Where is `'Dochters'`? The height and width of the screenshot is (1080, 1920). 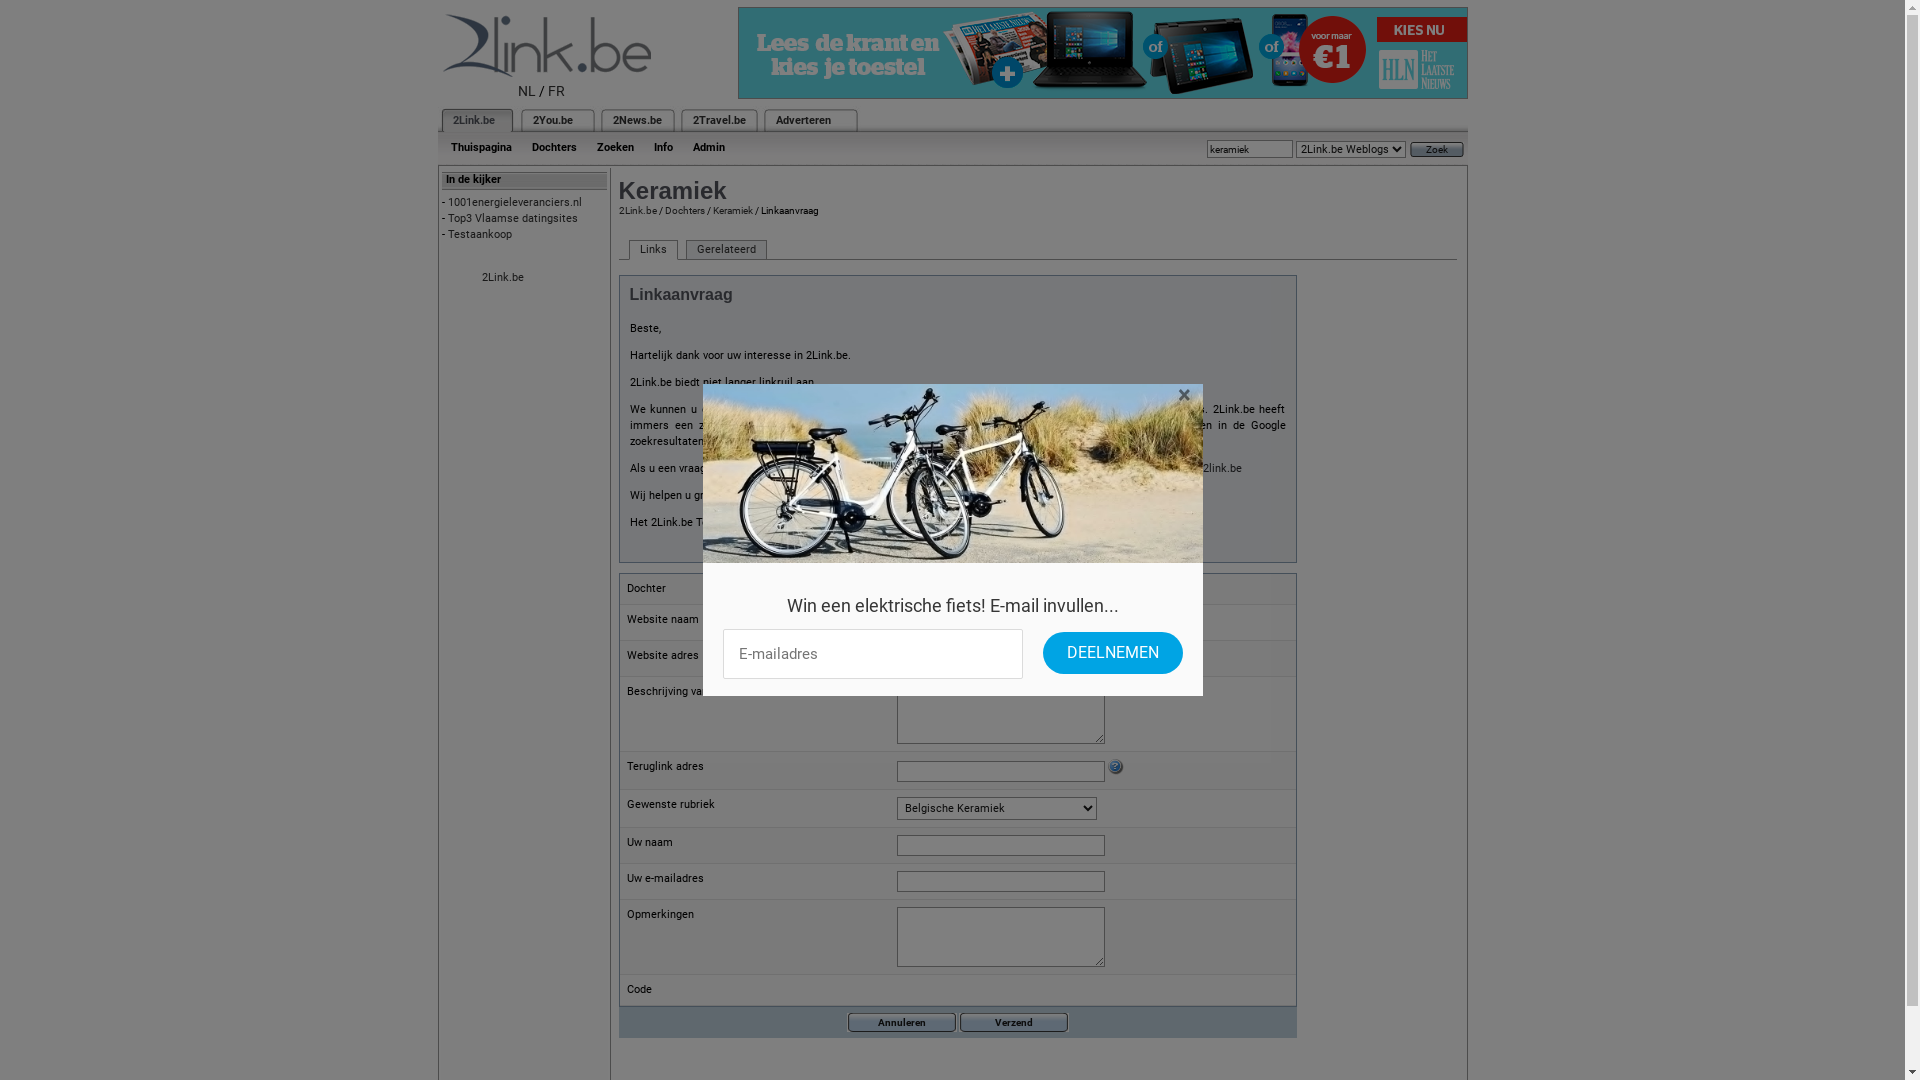 'Dochters' is located at coordinates (522, 146).